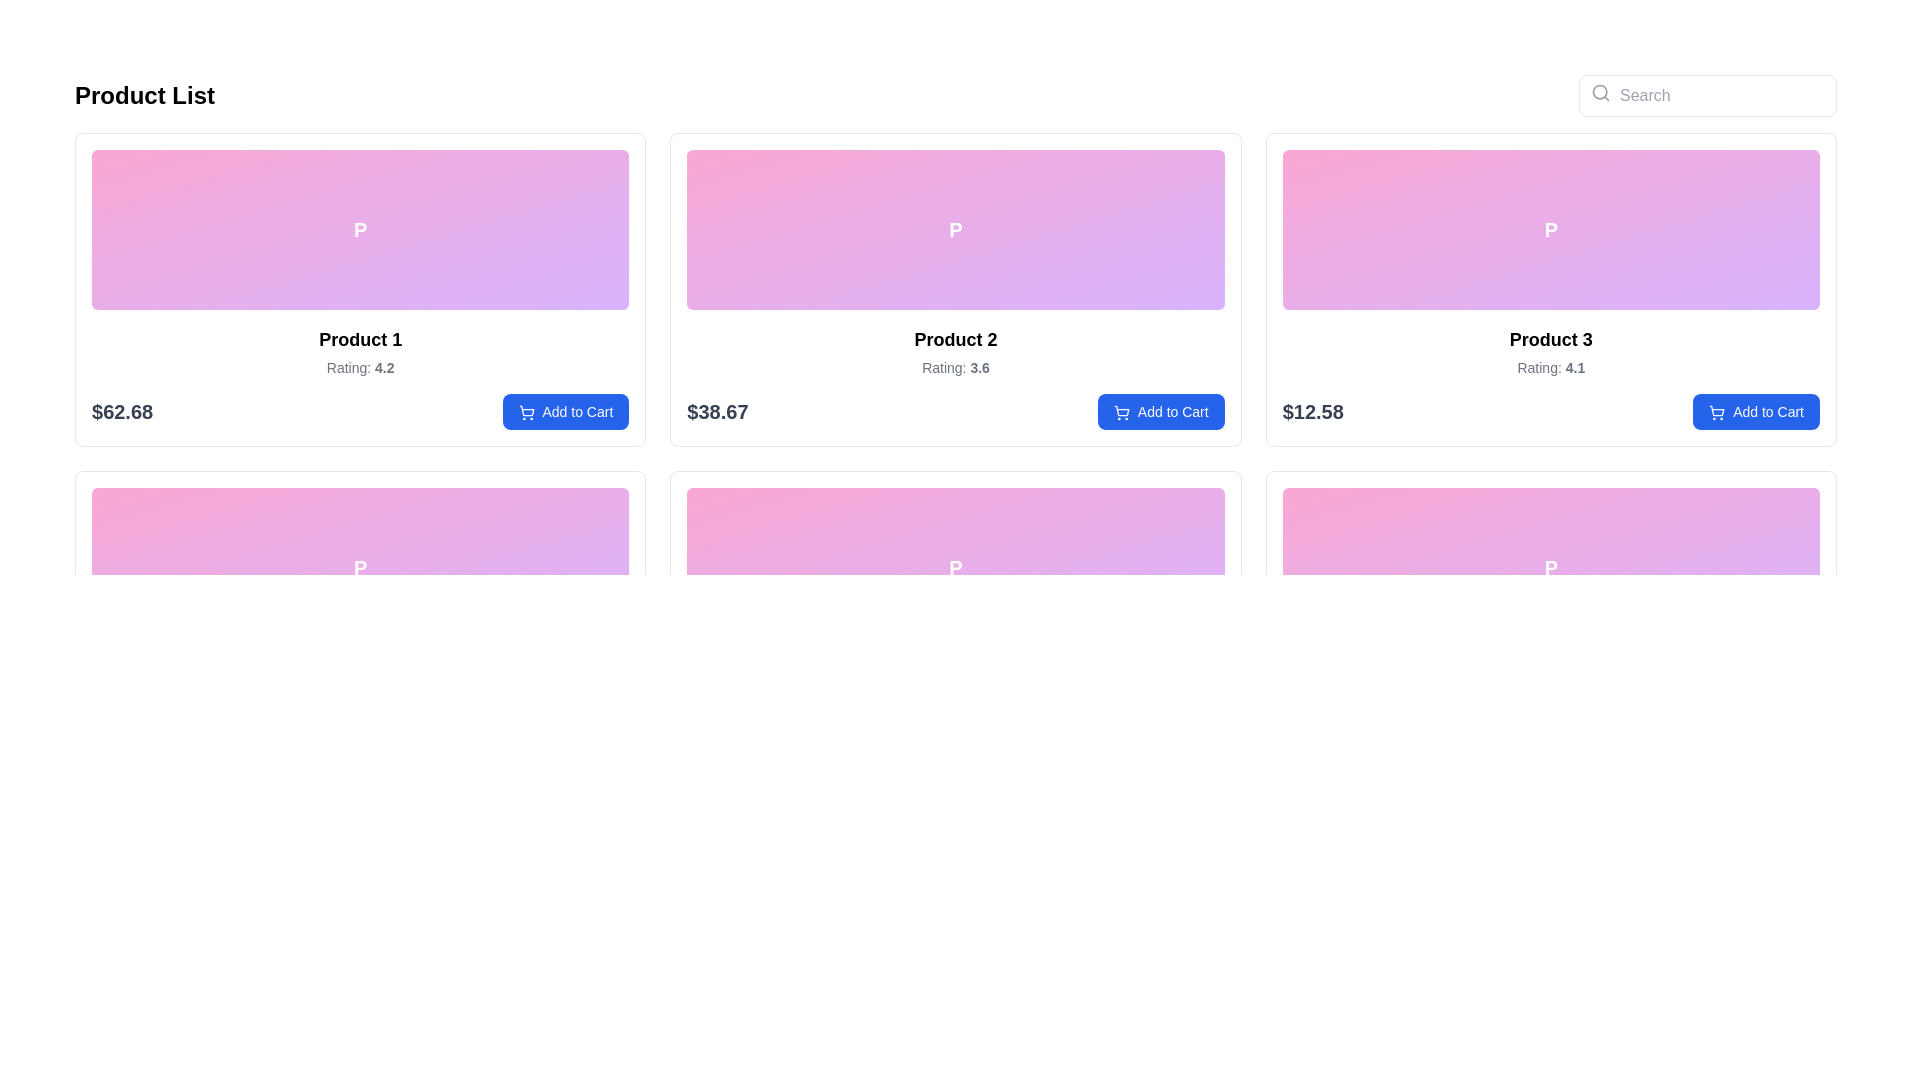 The image size is (1920, 1080). I want to click on the static text displaying the rating value for 'Product 1', which is located below the product name and above the price and 'Add to Cart' button, so click(360, 367).